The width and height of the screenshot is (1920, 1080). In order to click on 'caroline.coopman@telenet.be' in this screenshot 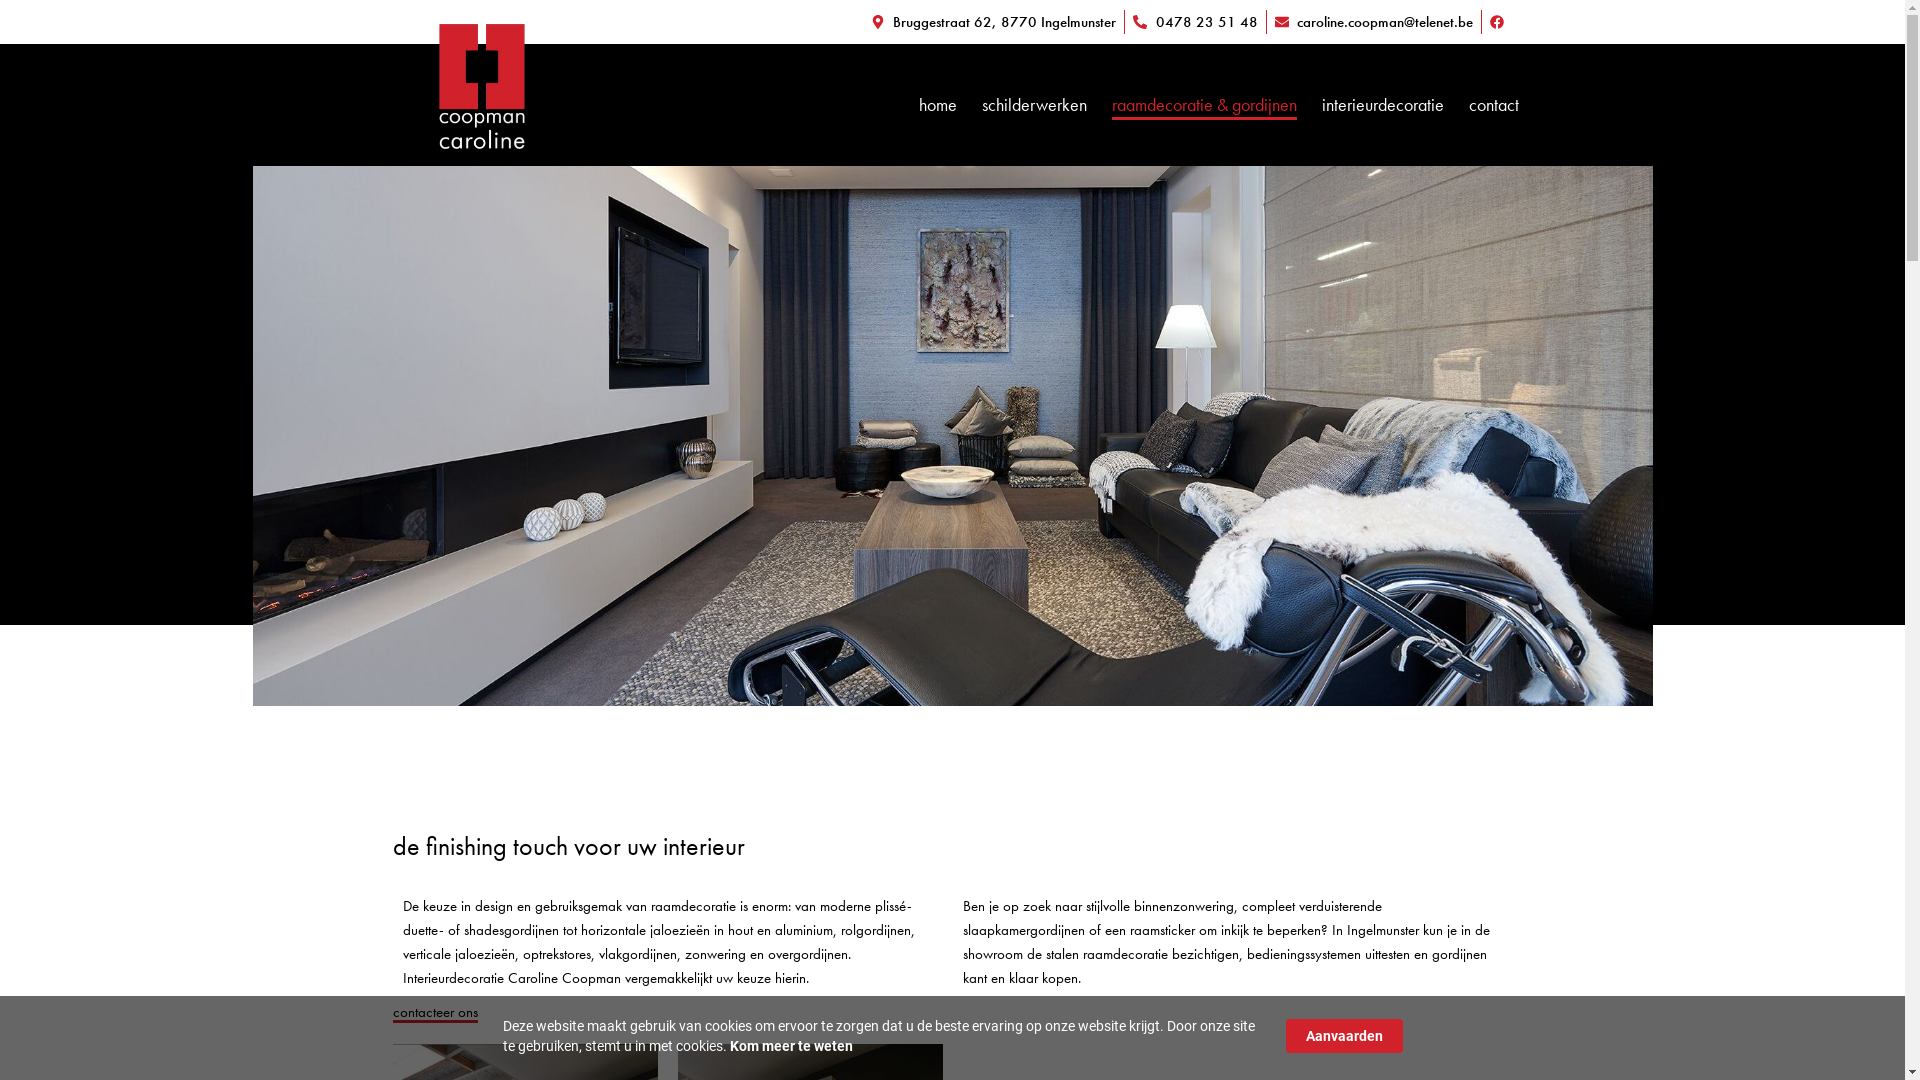, I will do `click(1372, 22)`.